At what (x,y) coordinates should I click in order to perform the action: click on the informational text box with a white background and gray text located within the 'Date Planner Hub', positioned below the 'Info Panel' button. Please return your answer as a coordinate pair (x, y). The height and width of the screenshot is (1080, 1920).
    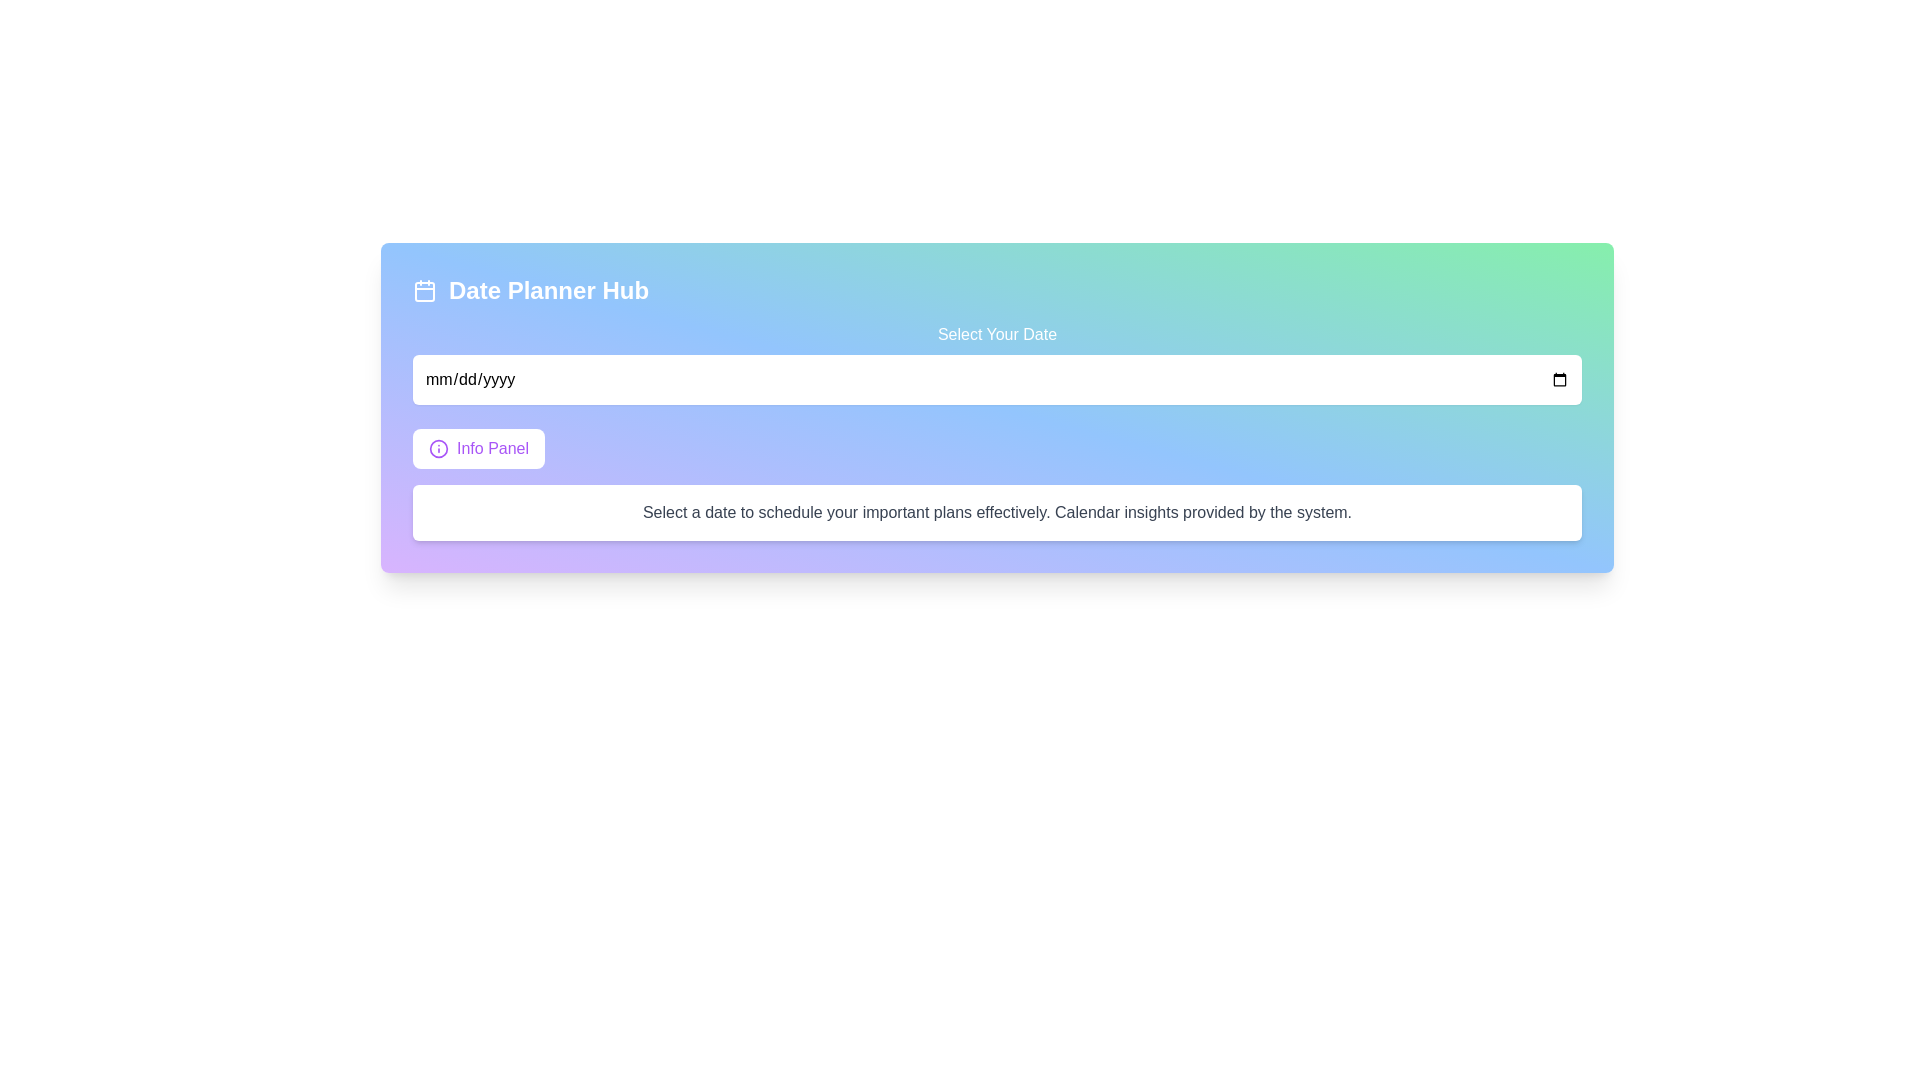
    Looking at the image, I should click on (997, 512).